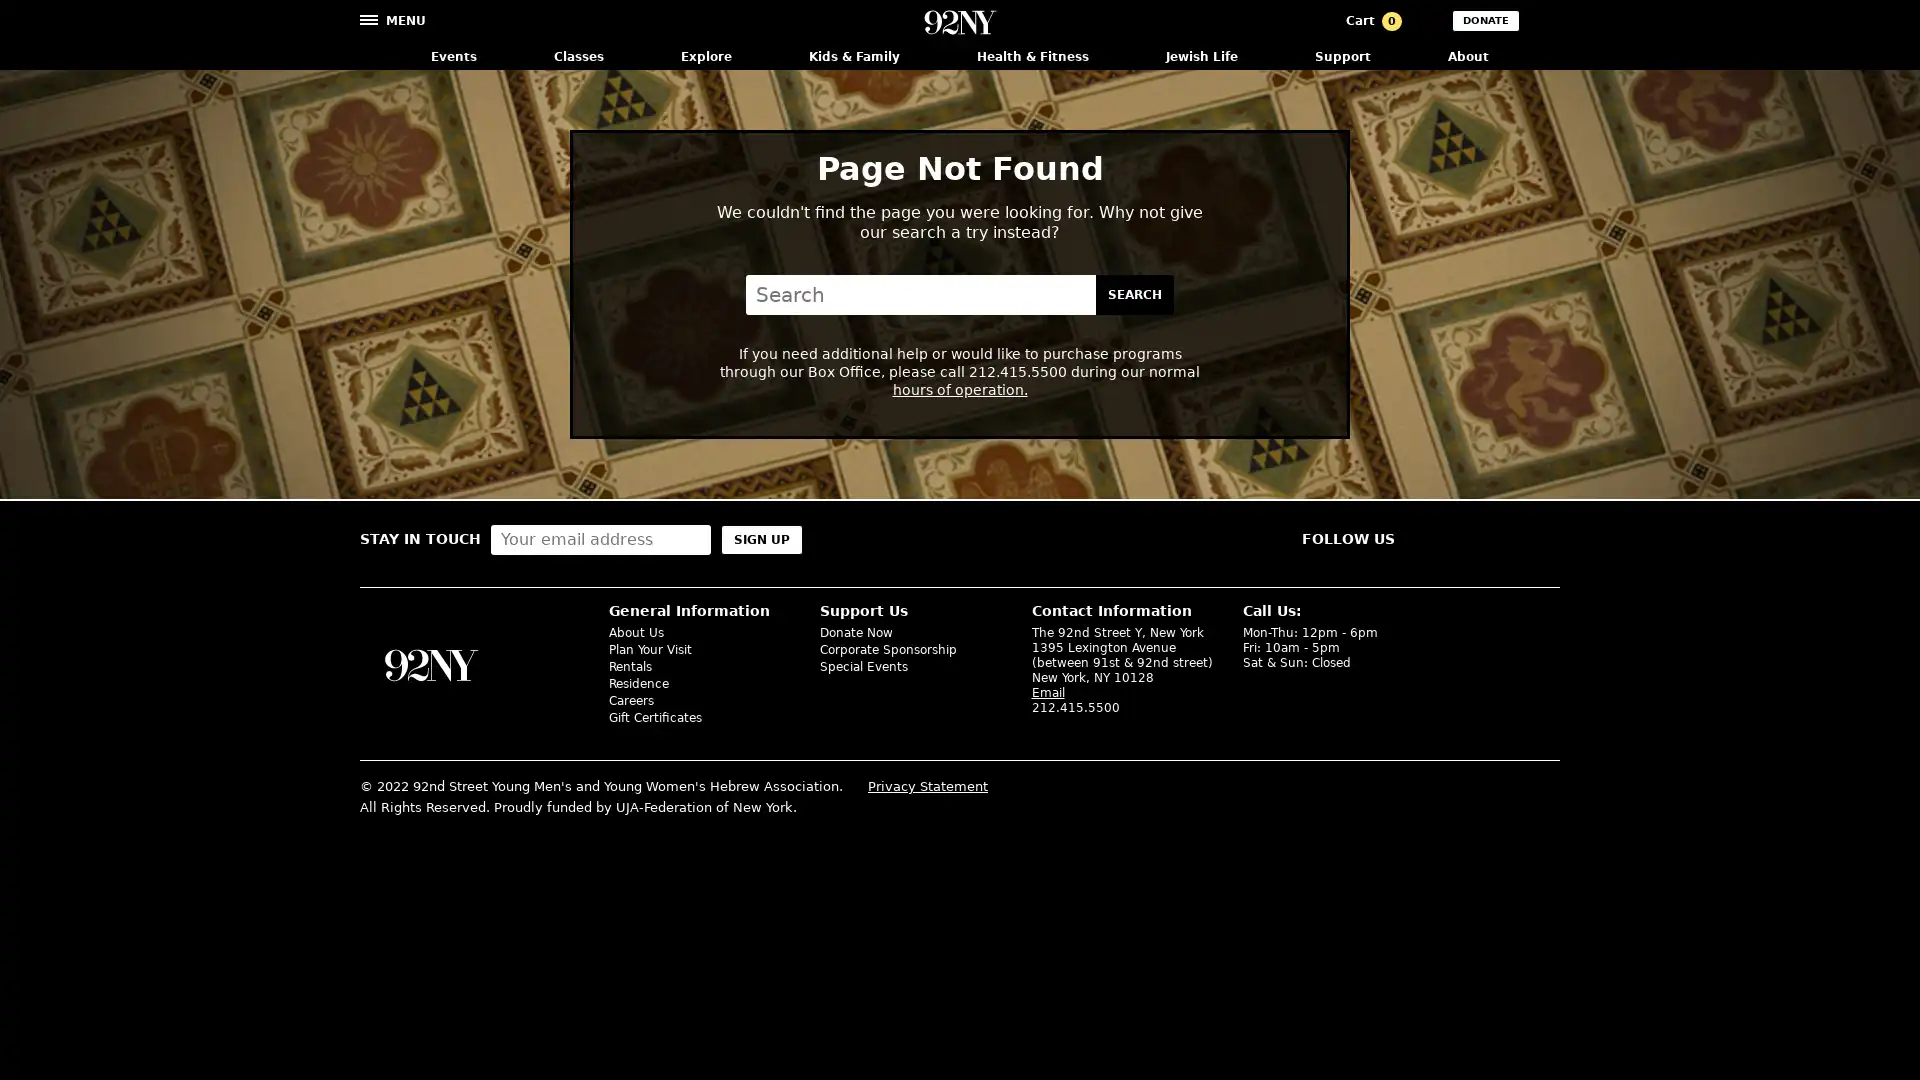 Image resolution: width=1920 pixels, height=1080 pixels. What do you see at coordinates (1548, 23) in the screenshot?
I see `SEARCH` at bounding box center [1548, 23].